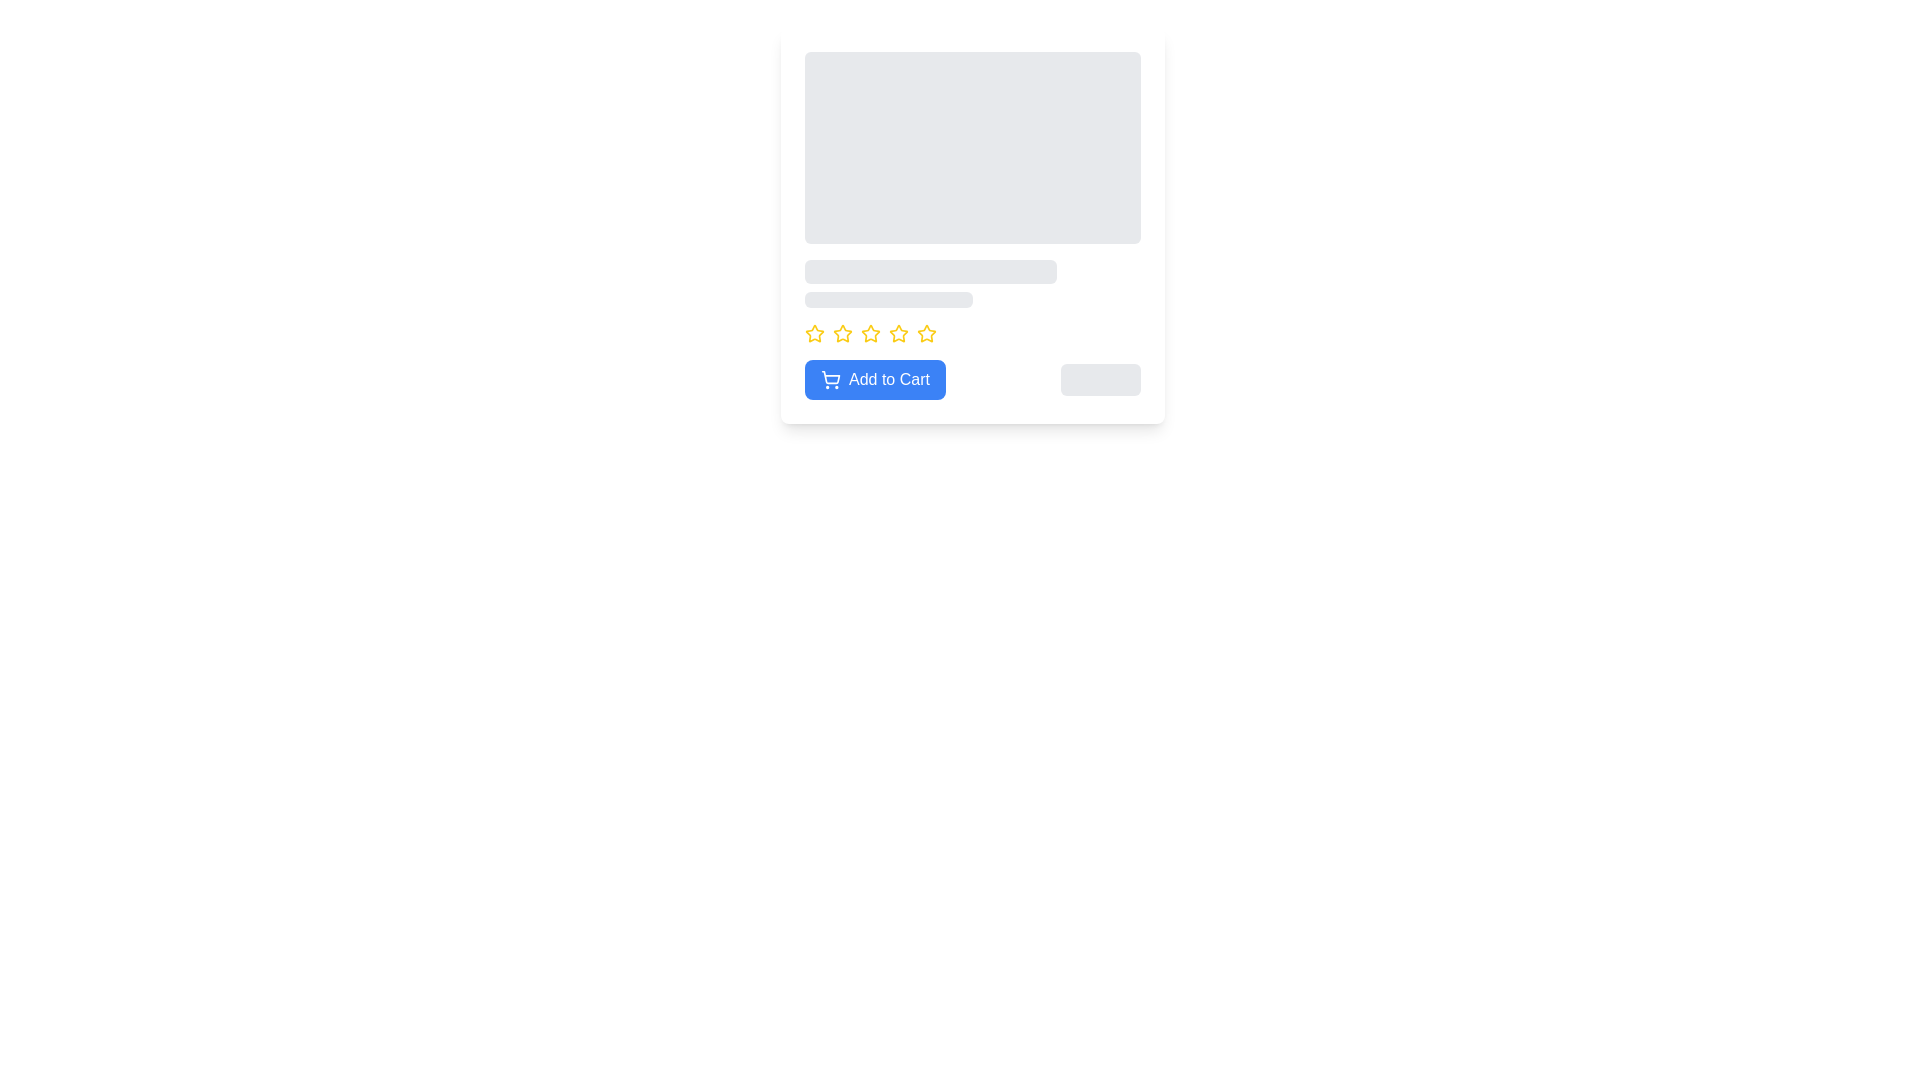 This screenshot has width=1920, height=1080. I want to click on the fourth star in the rating system, so click(896, 331).